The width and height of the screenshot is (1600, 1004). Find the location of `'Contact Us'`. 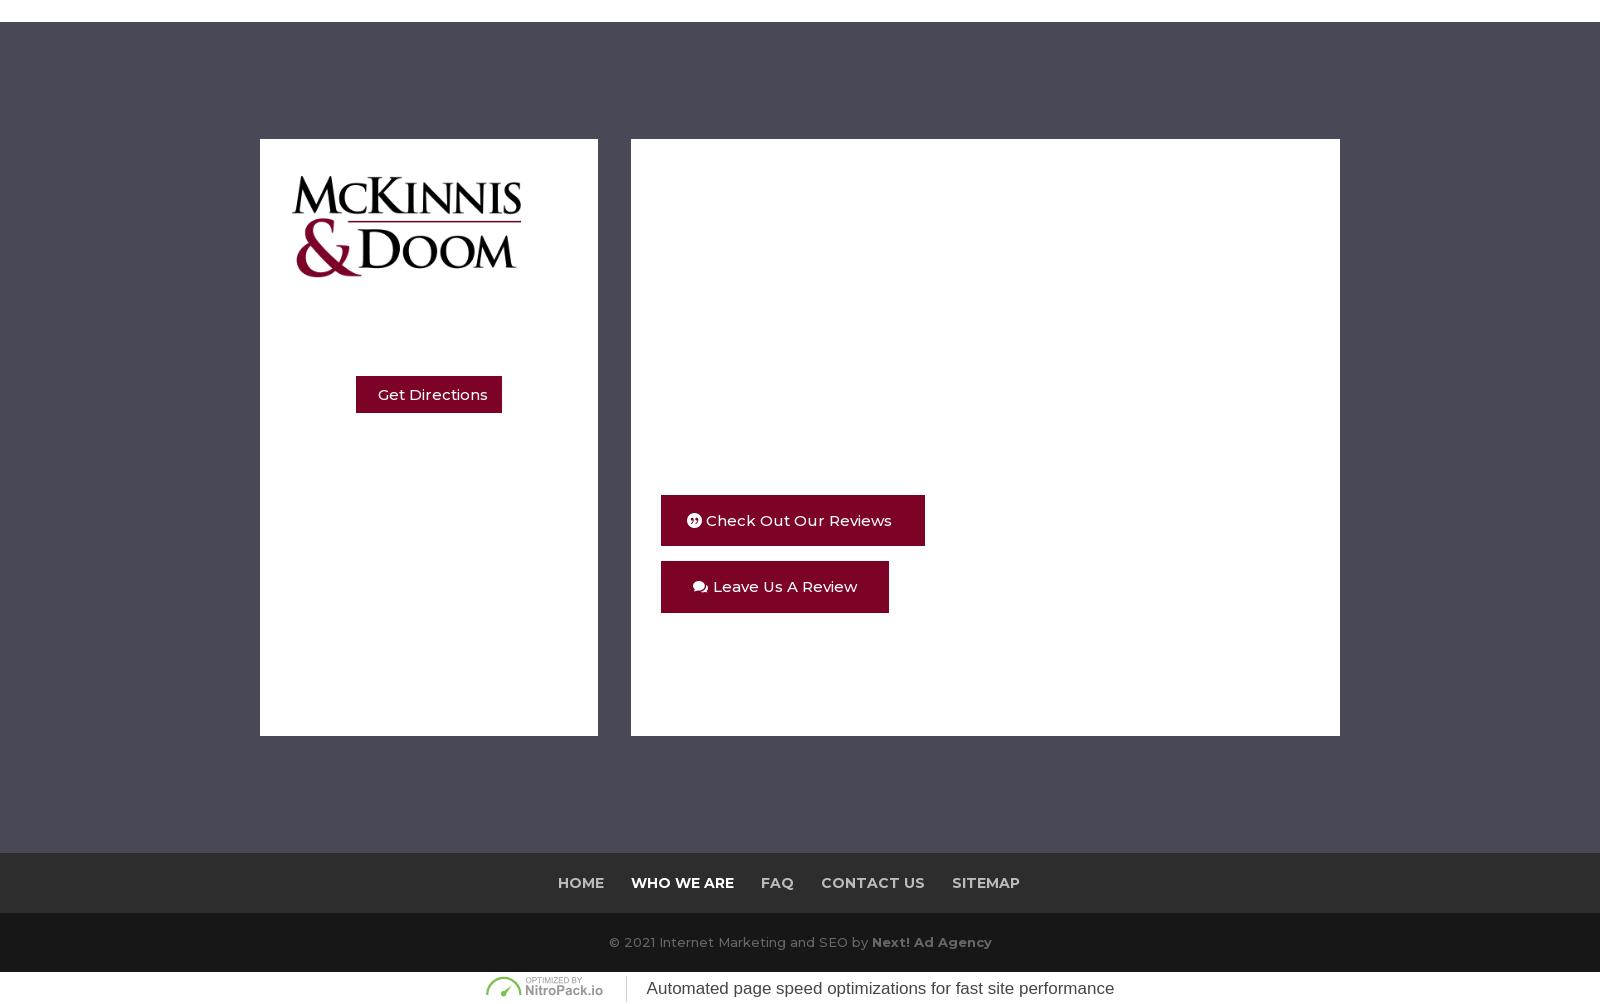

'Contact Us' is located at coordinates (871, 882).